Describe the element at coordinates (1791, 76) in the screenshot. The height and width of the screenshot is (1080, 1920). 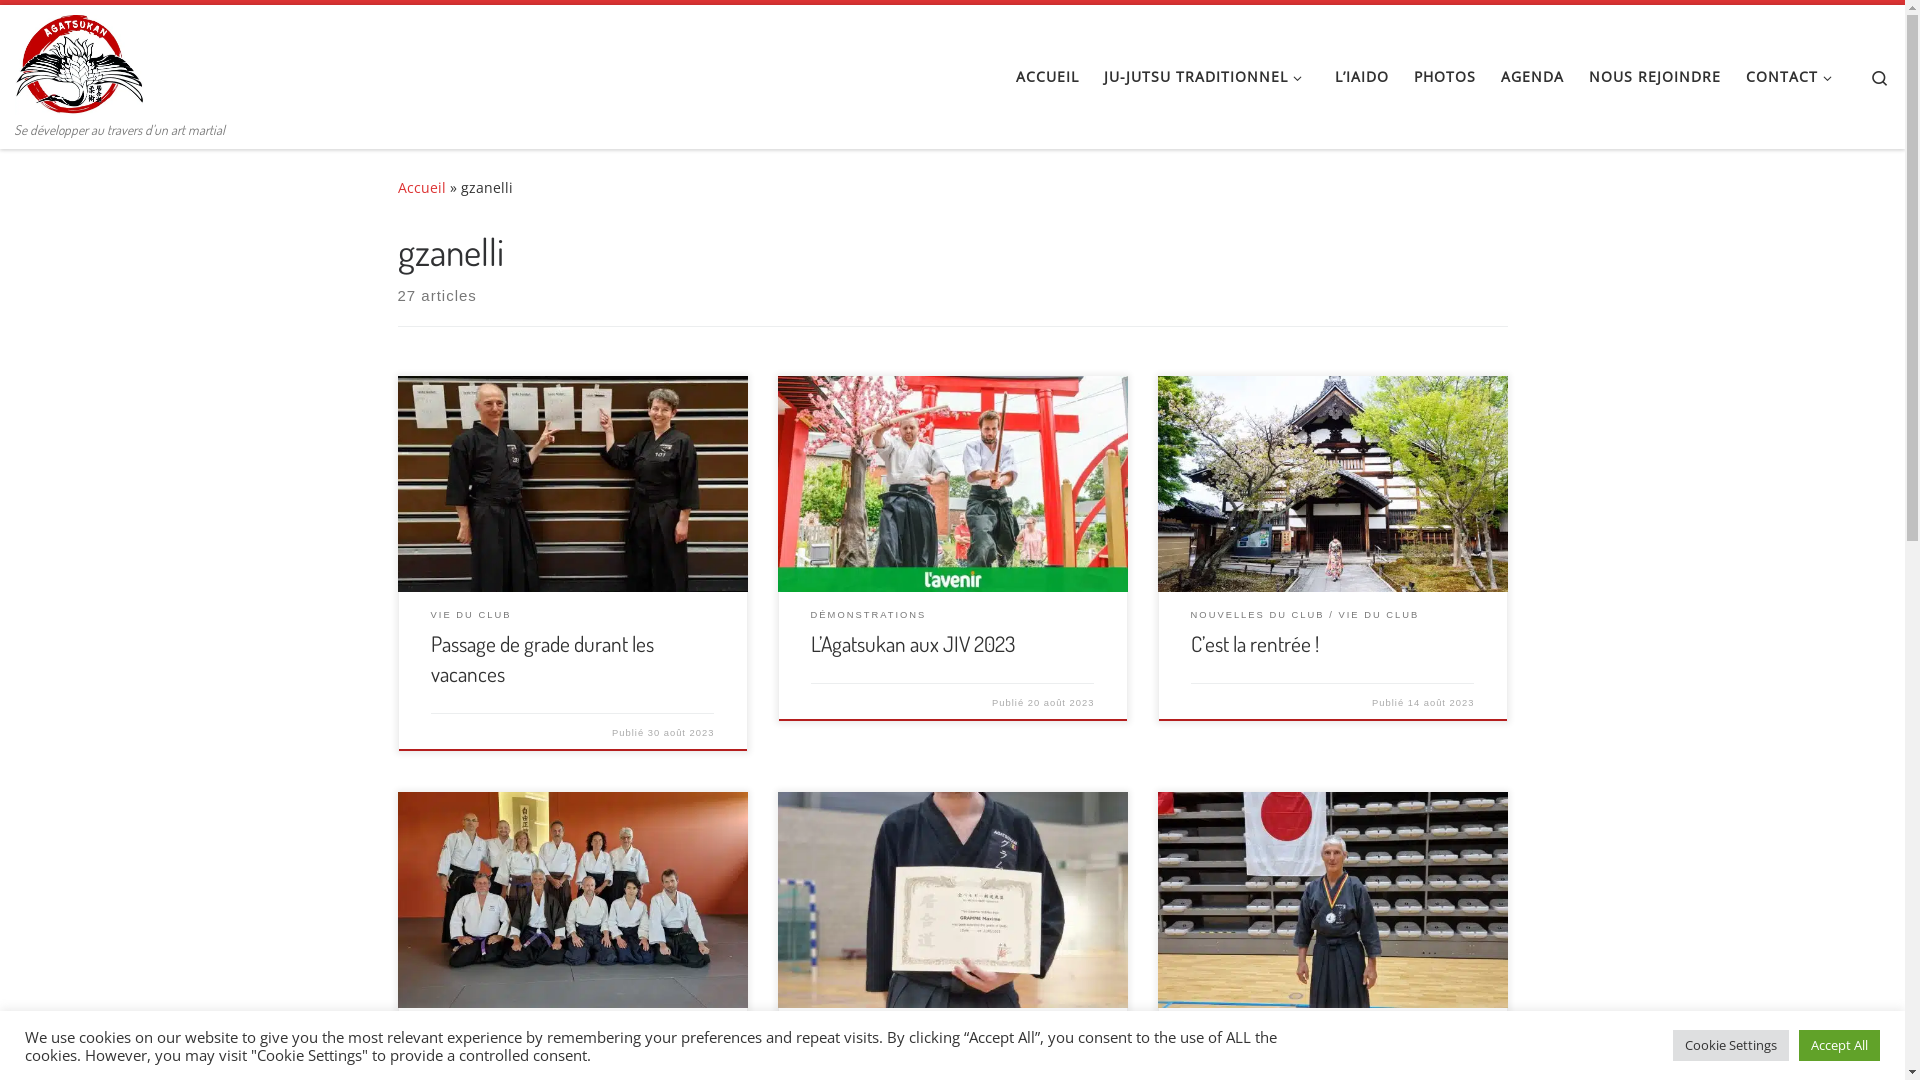
I see `'CONTACT'` at that location.